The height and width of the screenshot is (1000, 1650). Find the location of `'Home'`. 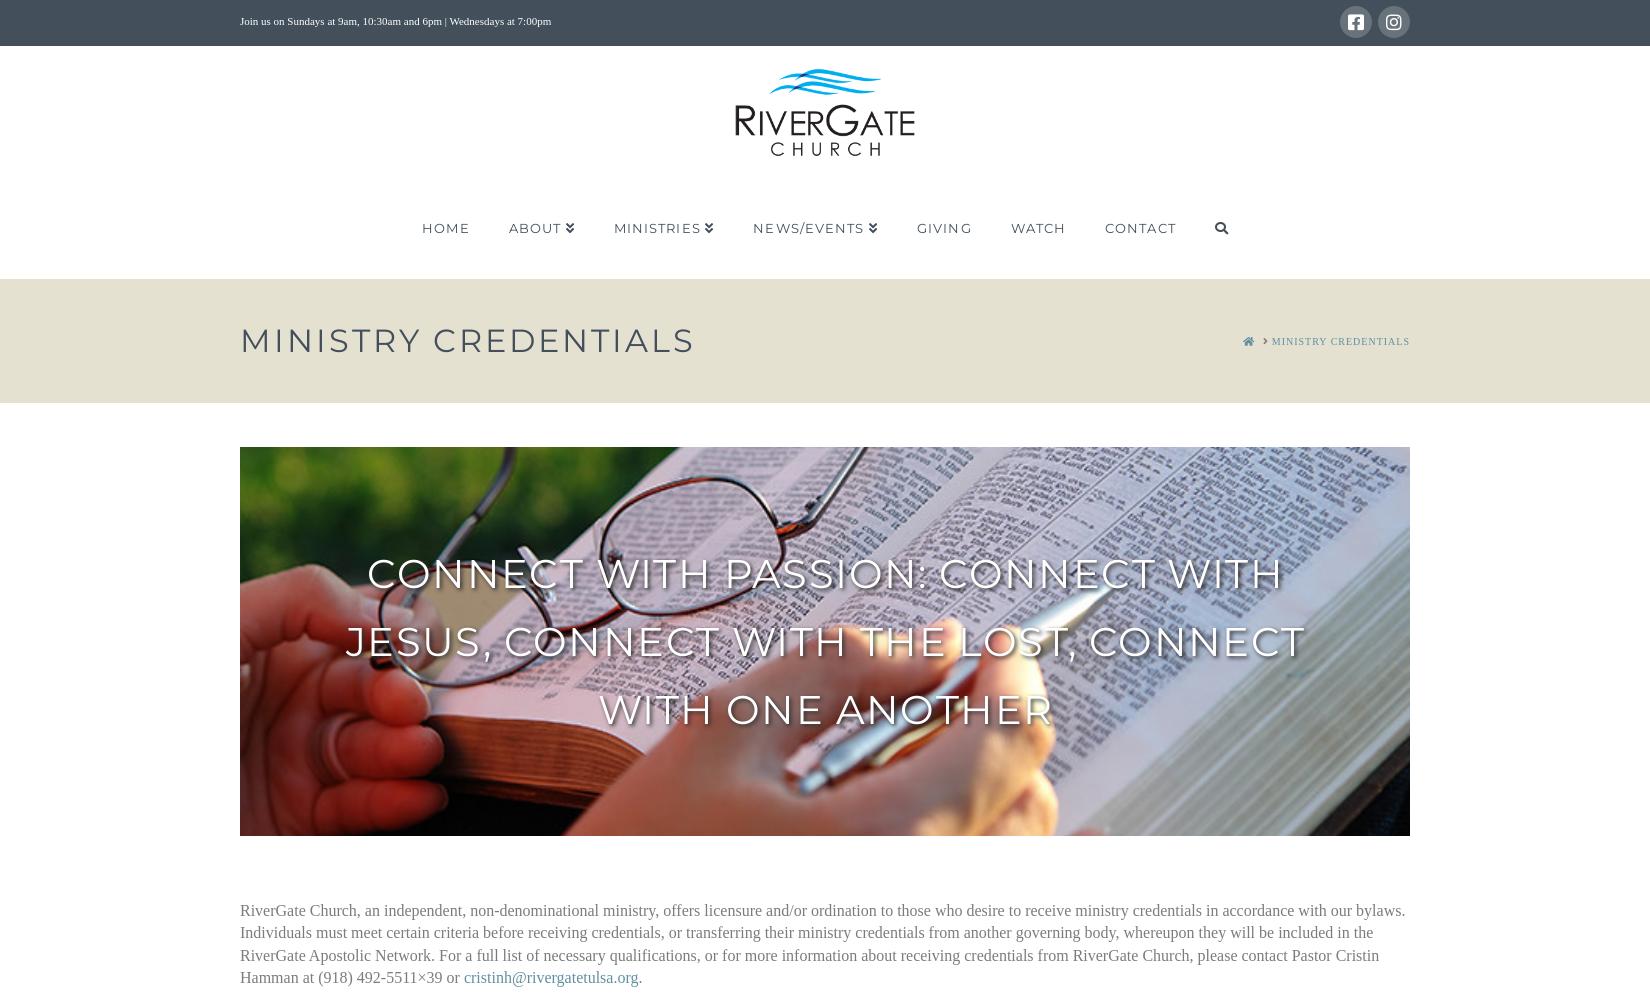

'Home' is located at coordinates (444, 227).